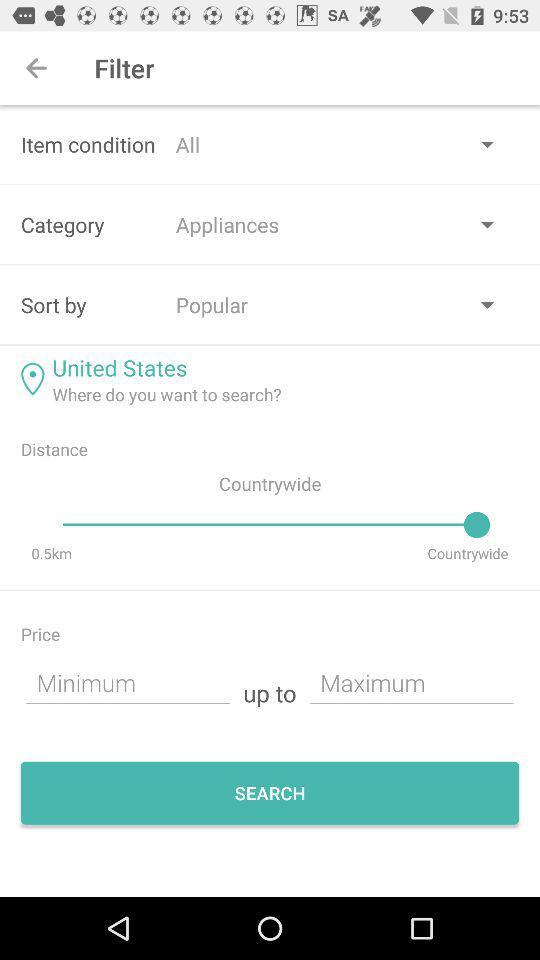  I want to click on minimum price, so click(128, 682).